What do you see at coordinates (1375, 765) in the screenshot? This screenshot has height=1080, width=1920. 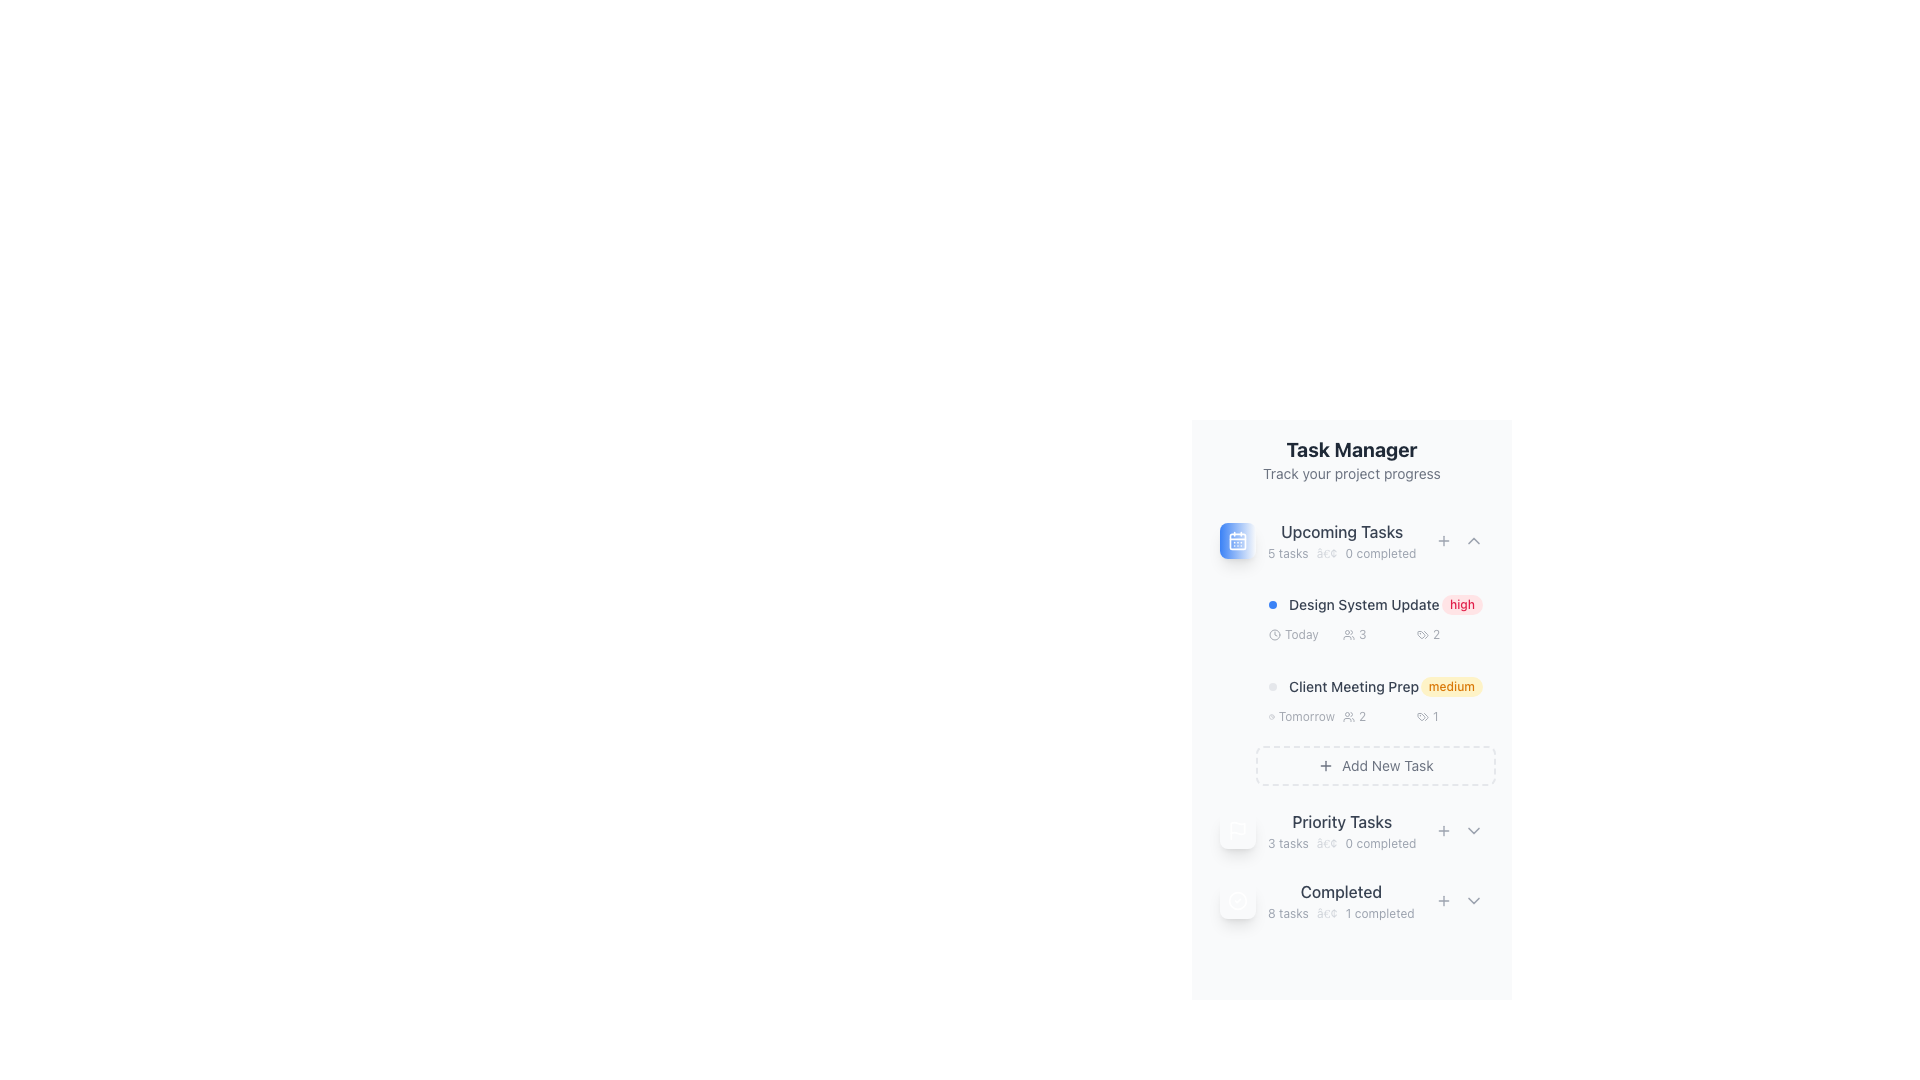 I see `the 'Add New Task' button located at the bottom of the 'Upcoming Tasks' section` at bounding box center [1375, 765].